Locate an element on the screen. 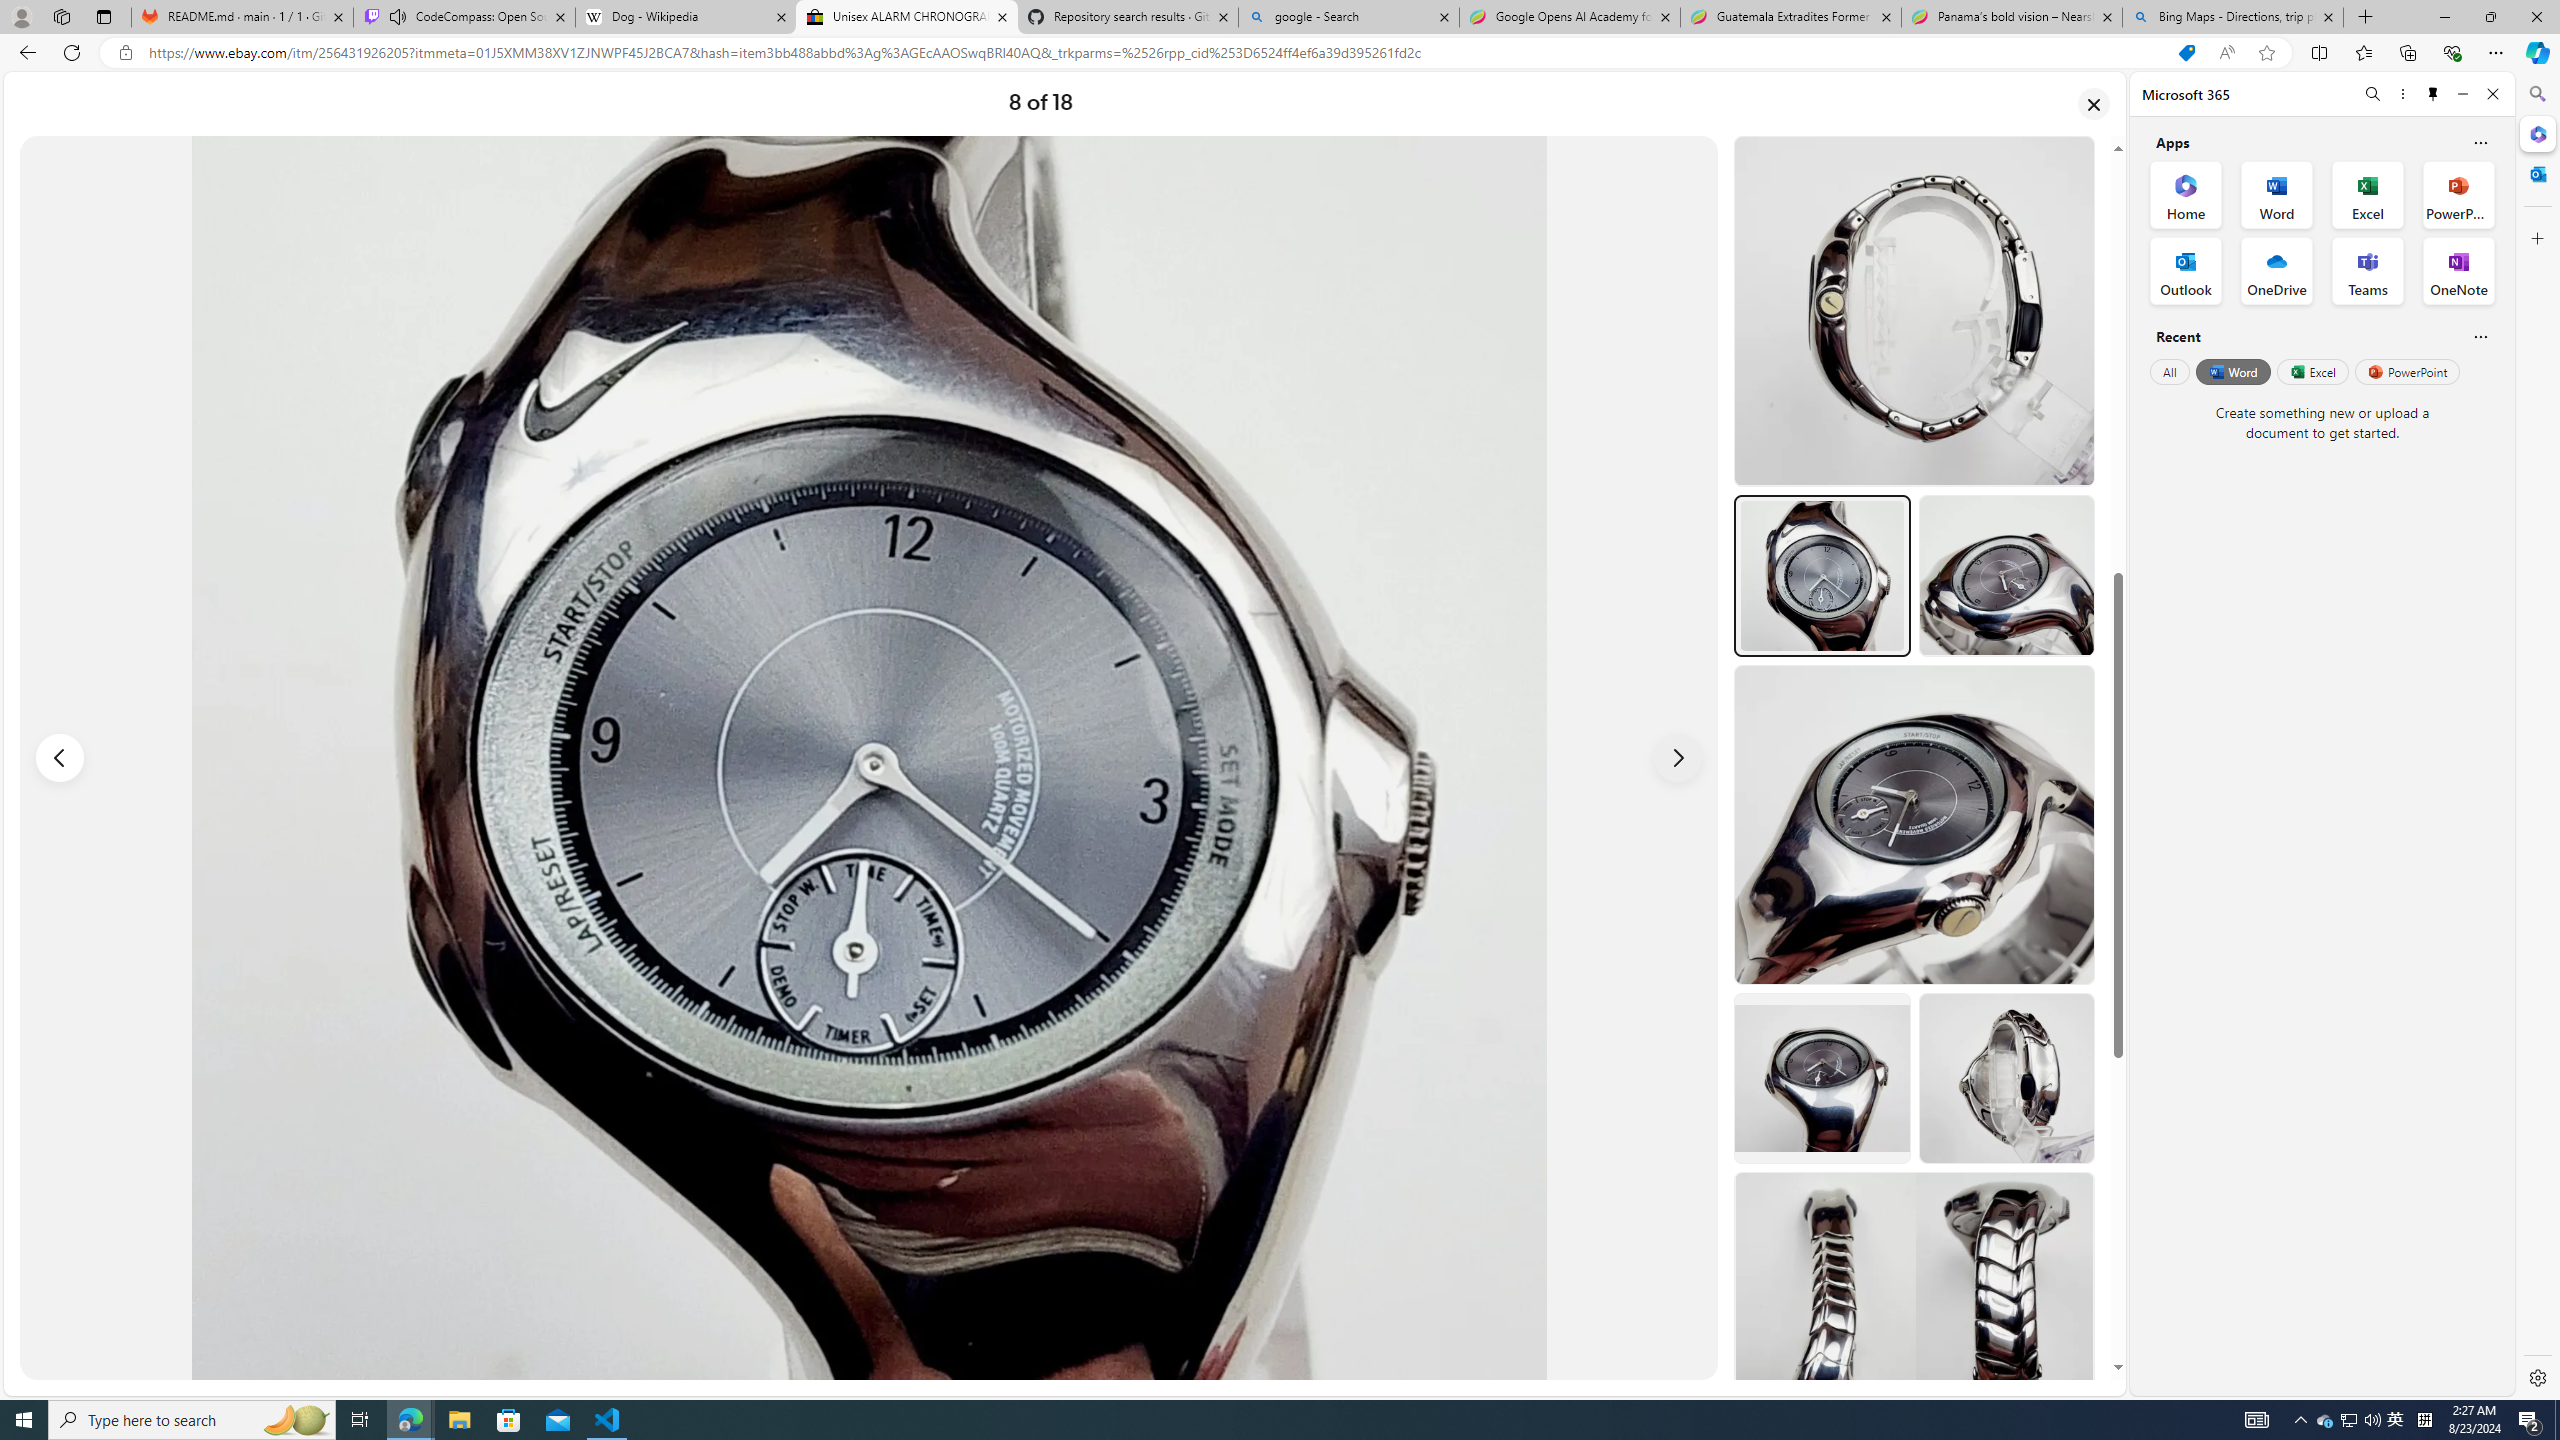 This screenshot has height=1440, width=2560. 'Word Office App' is located at coordinates (2276, 195).